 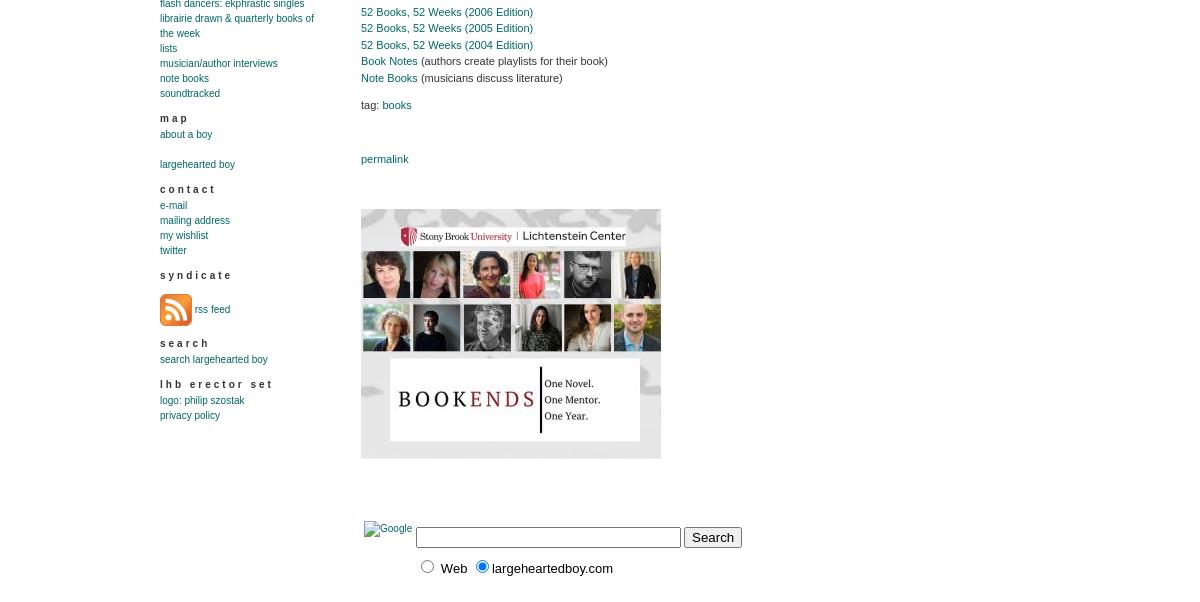 What do you see at coordinates (185, 134) in the screenshot?
I see `'about a boy'` at bounding box center [185, 134].